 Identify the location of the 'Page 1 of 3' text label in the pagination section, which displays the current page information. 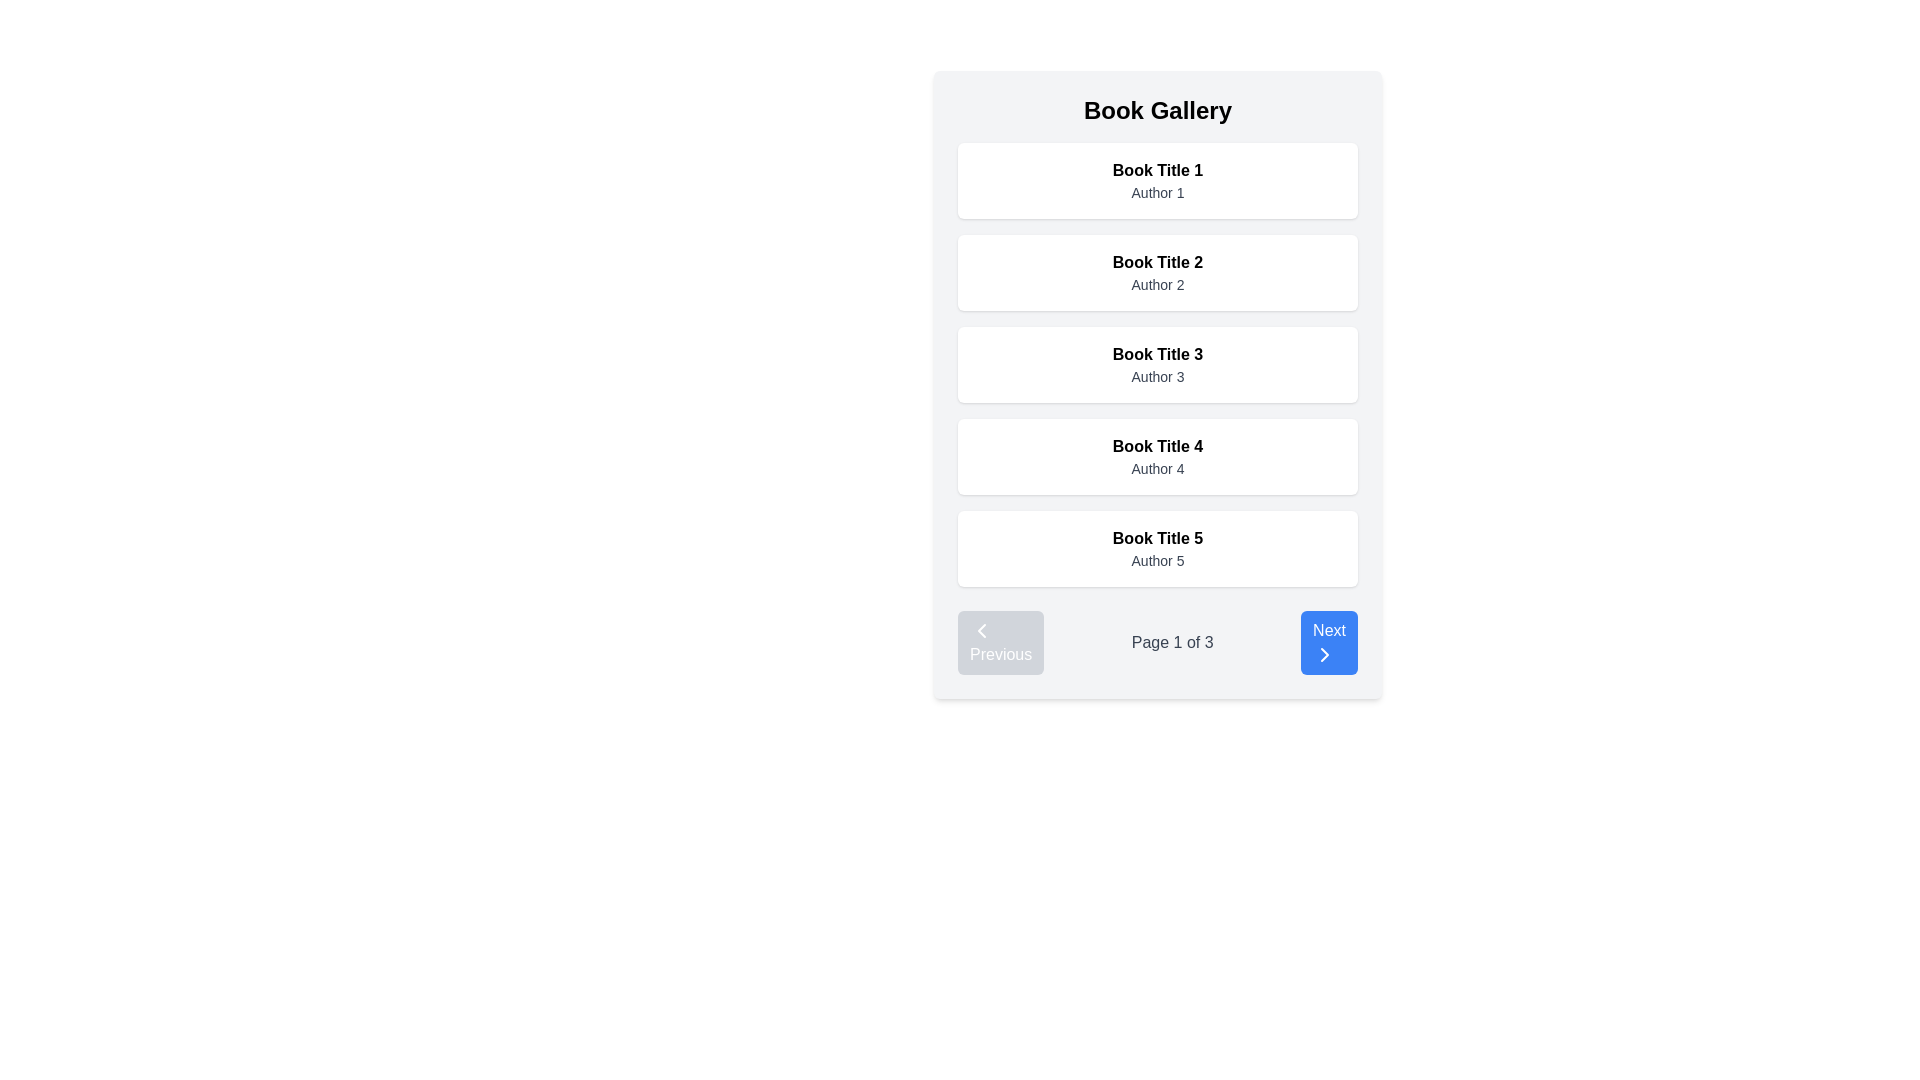
(1172, 643).